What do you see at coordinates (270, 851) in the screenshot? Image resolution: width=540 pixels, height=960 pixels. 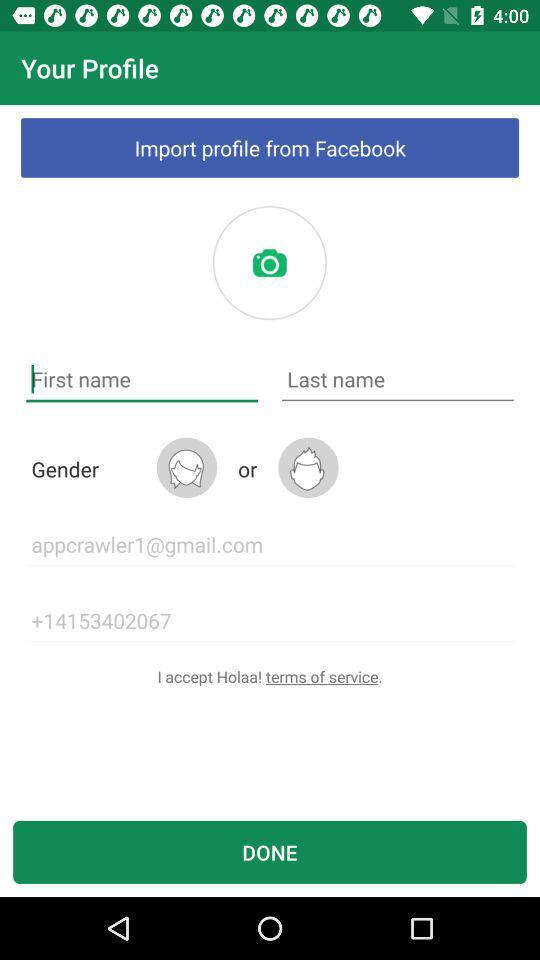 I see `the done` at bounding box center [270, 851].